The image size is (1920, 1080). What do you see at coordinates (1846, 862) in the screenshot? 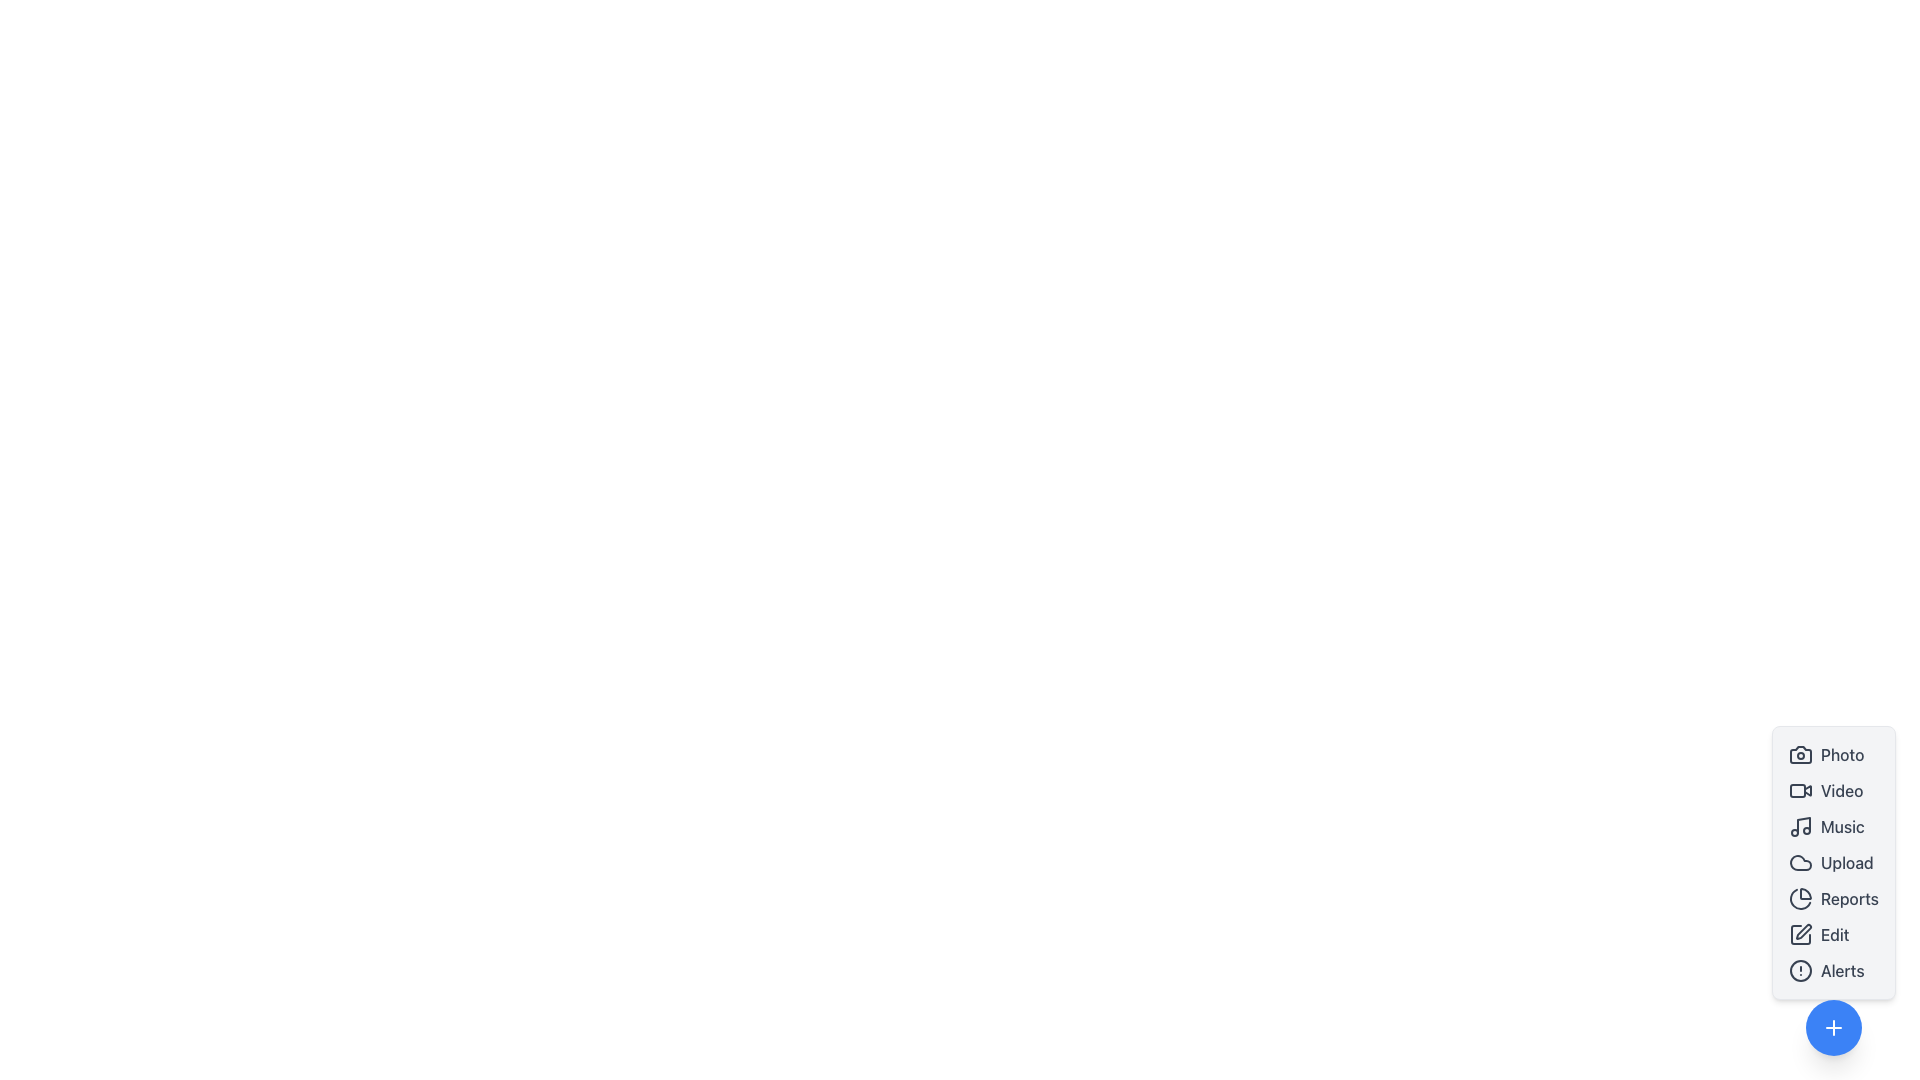
I see `the 'Upload' text label, which is displayed in medium font weight and colored gray by default, located adjacent to a cloud icon in the vertical menu on the right side of the interface` at bounding box center [1846, 862].